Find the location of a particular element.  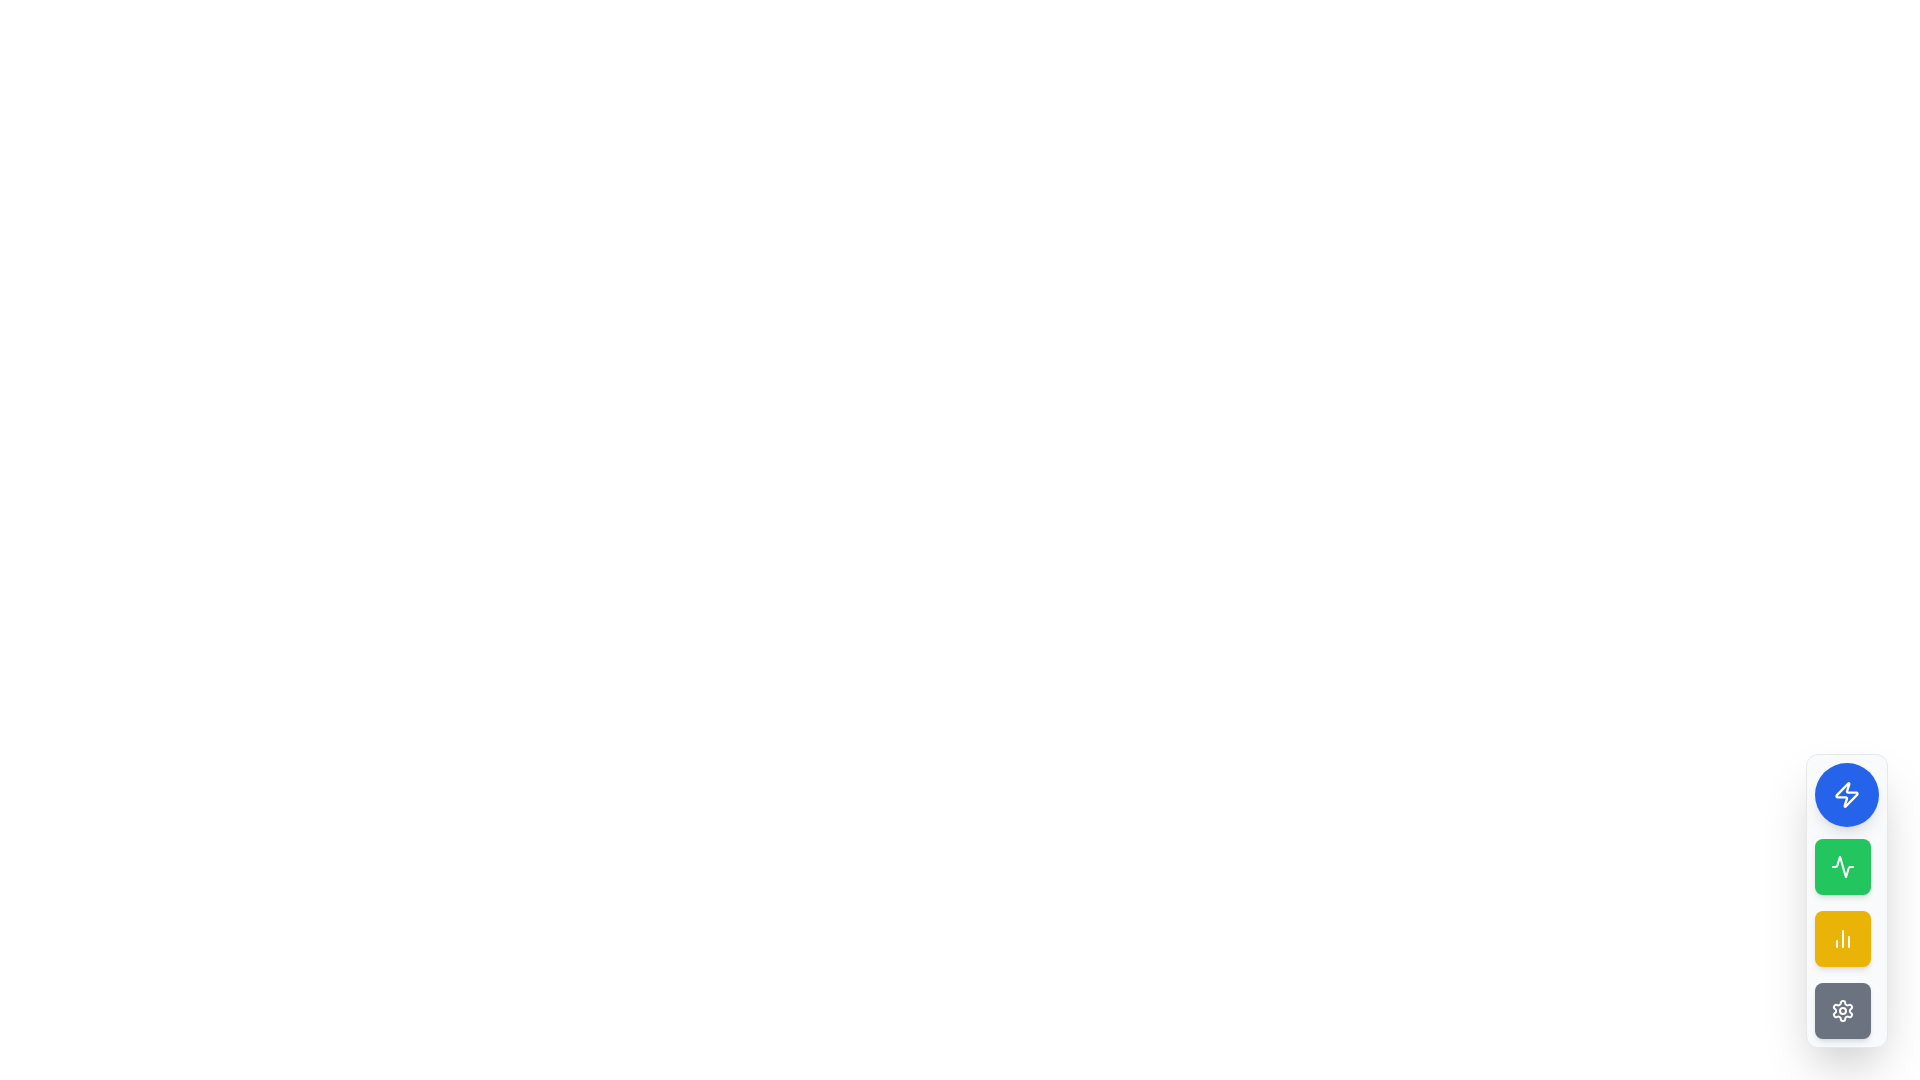

the settings icon located at the bottom of a vertical stack of circular buttons in the sidebar layout is located at coordinates (1842, 1010).